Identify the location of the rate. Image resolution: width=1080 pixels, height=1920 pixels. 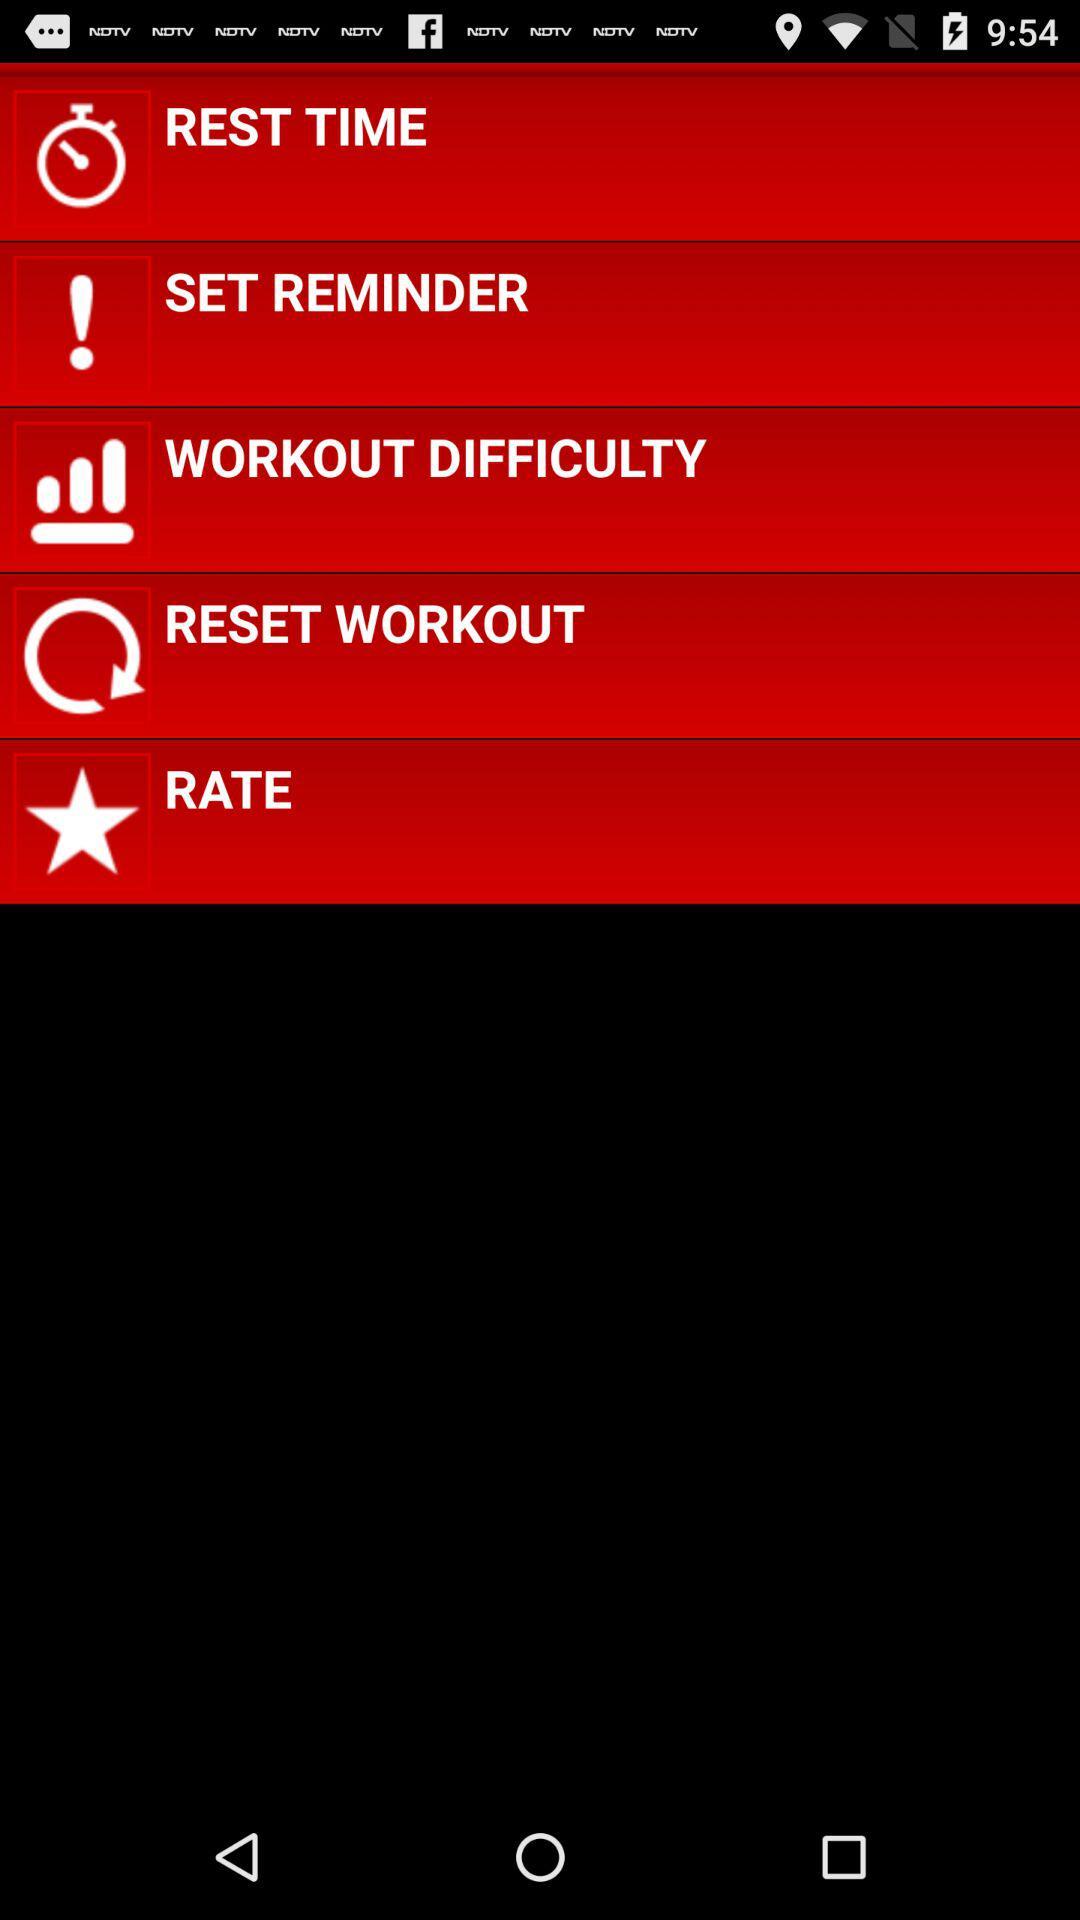
(226, 786).